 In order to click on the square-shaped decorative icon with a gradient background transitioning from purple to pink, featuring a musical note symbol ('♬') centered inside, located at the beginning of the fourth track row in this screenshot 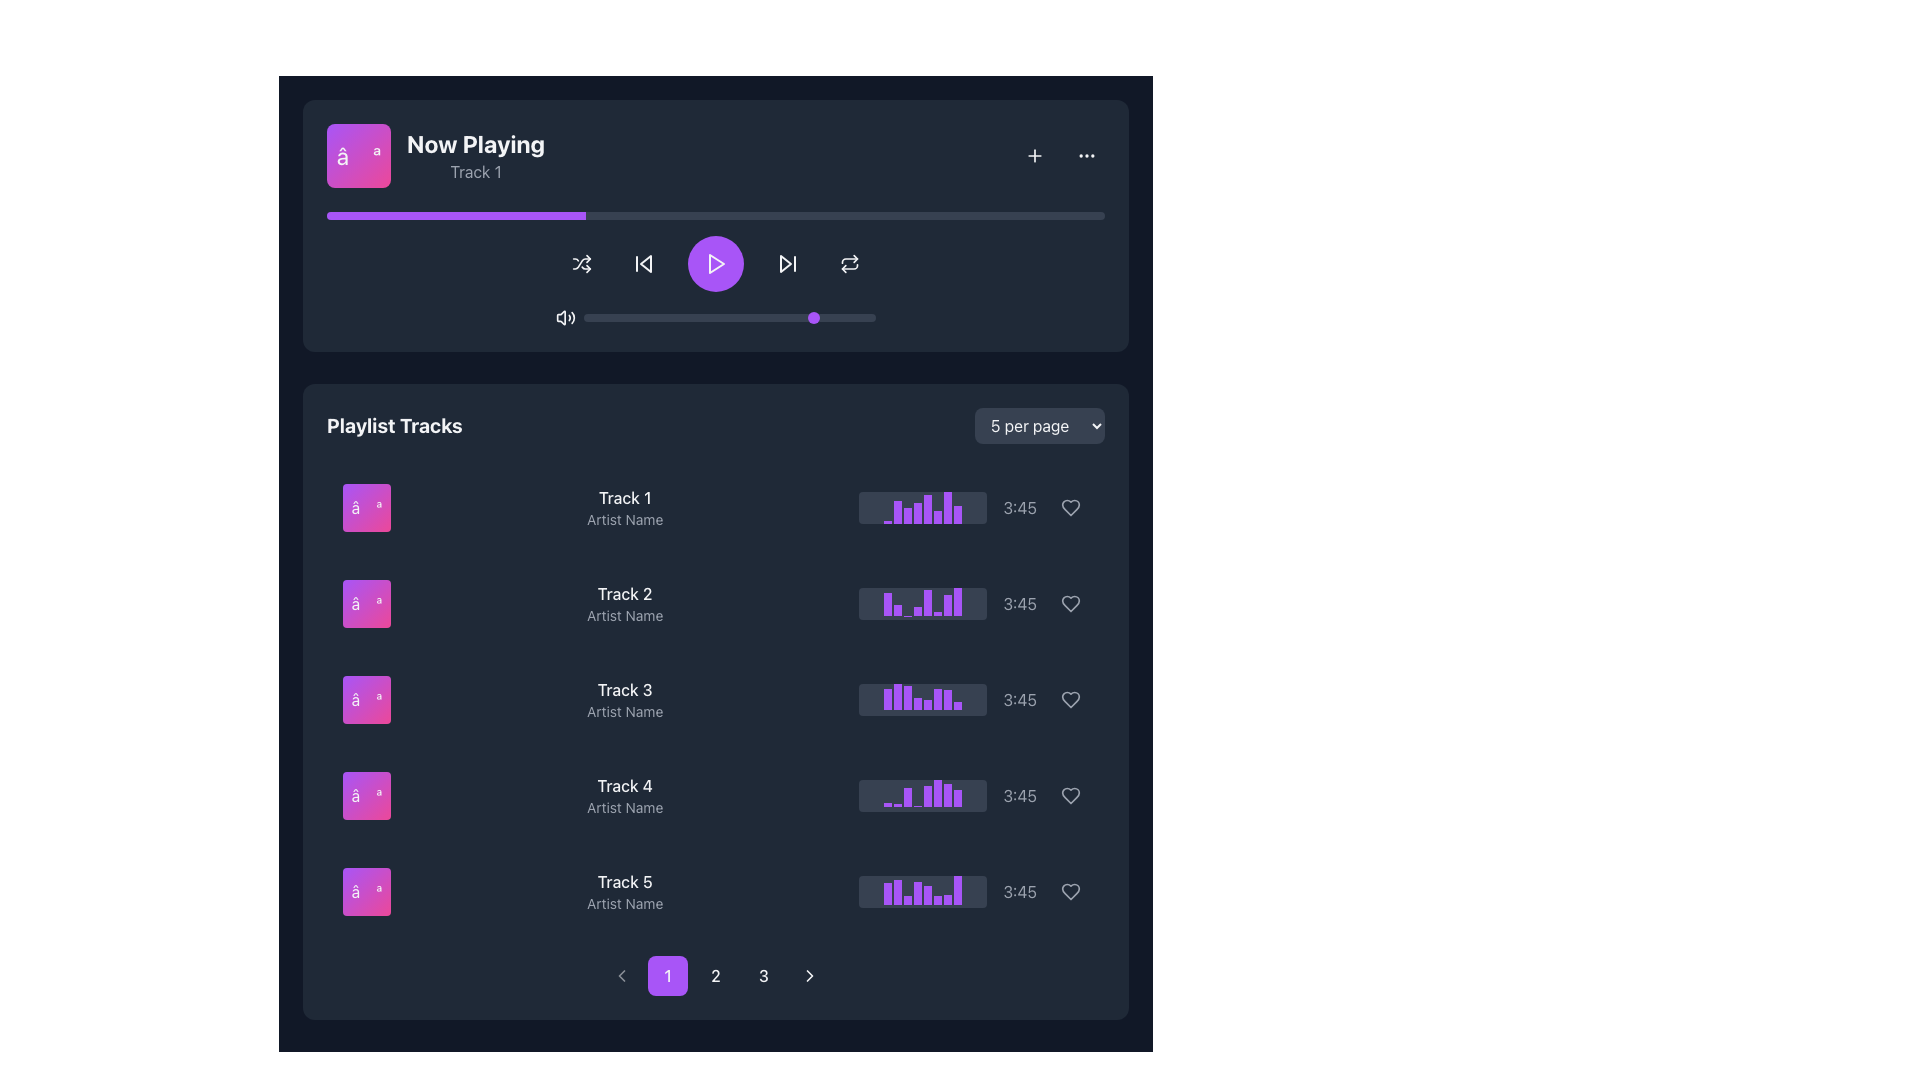, I will do `click(366, 794)`.